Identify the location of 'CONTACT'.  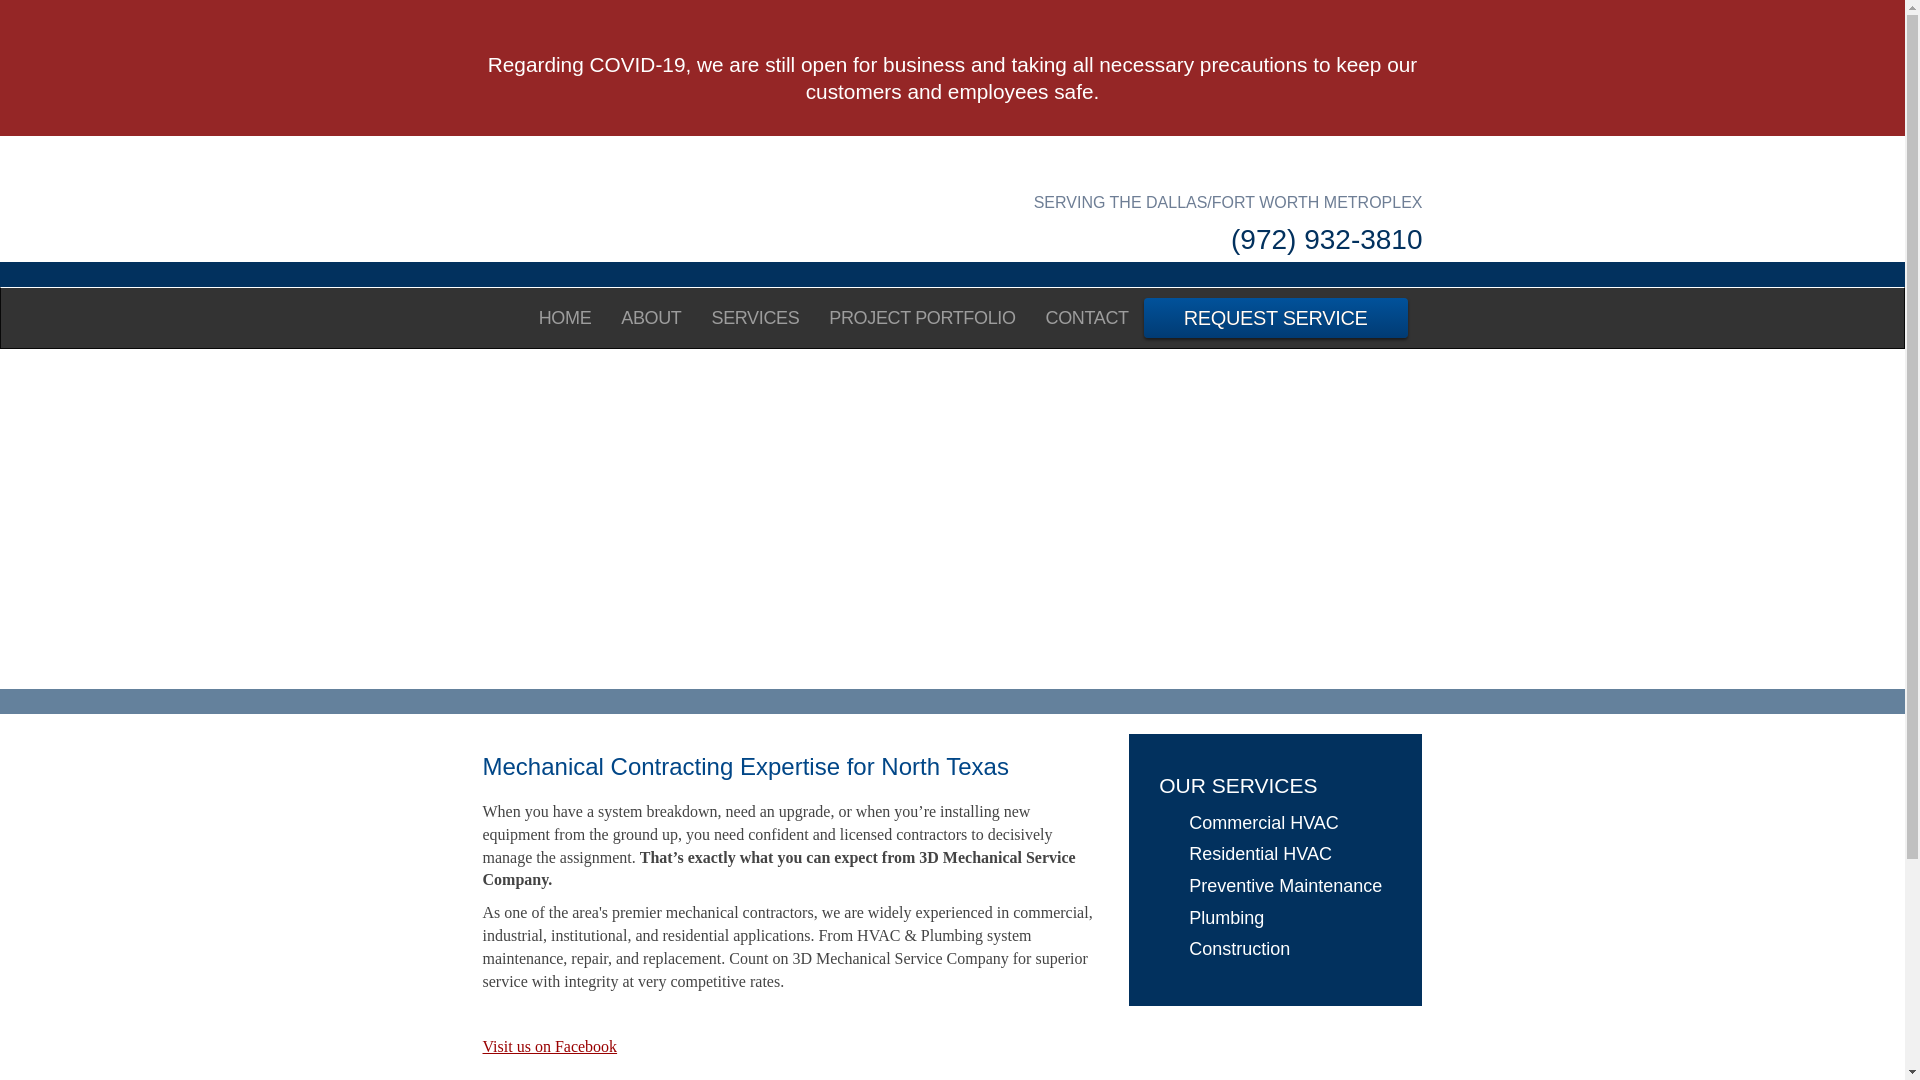
(1086, 316).